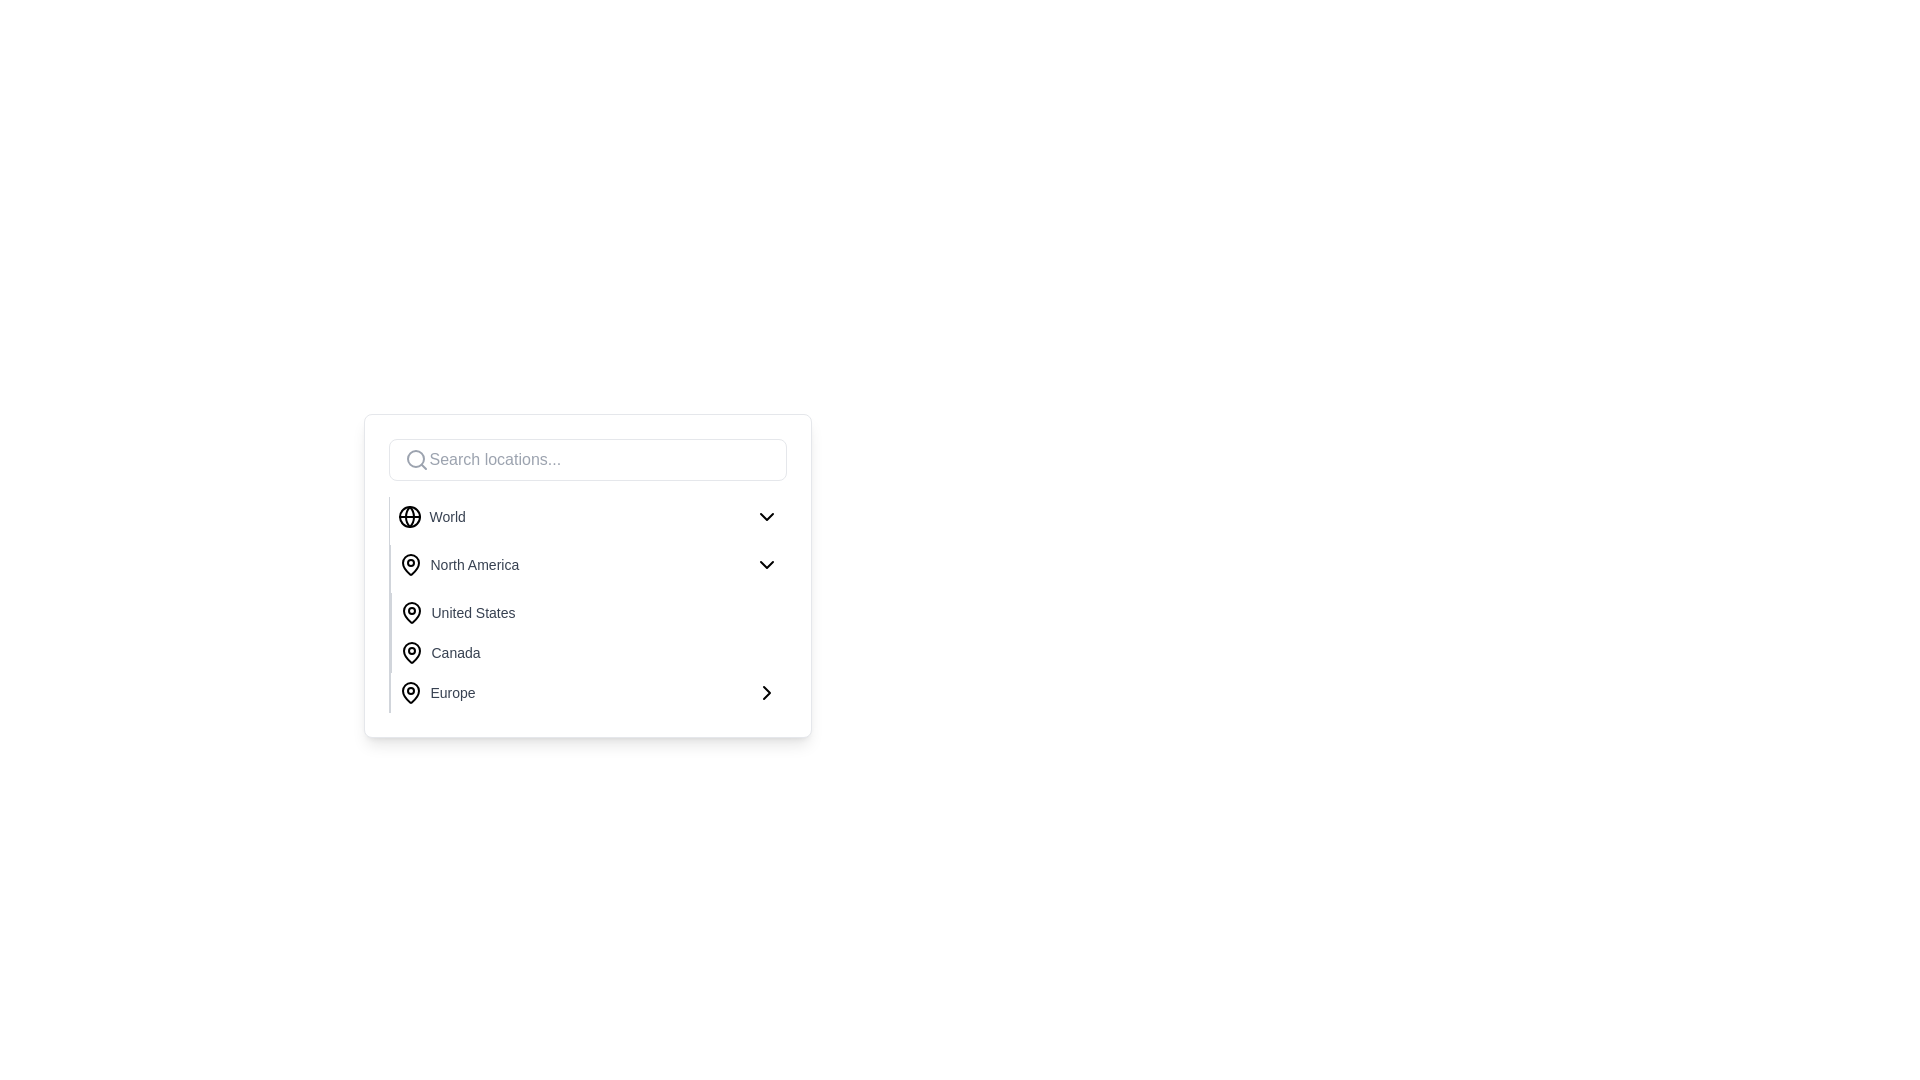 This screenshot has height=1080, width=1920. I want to click on the fifth item in the dropdown menu that represents 'Europe', so click(587, 692).